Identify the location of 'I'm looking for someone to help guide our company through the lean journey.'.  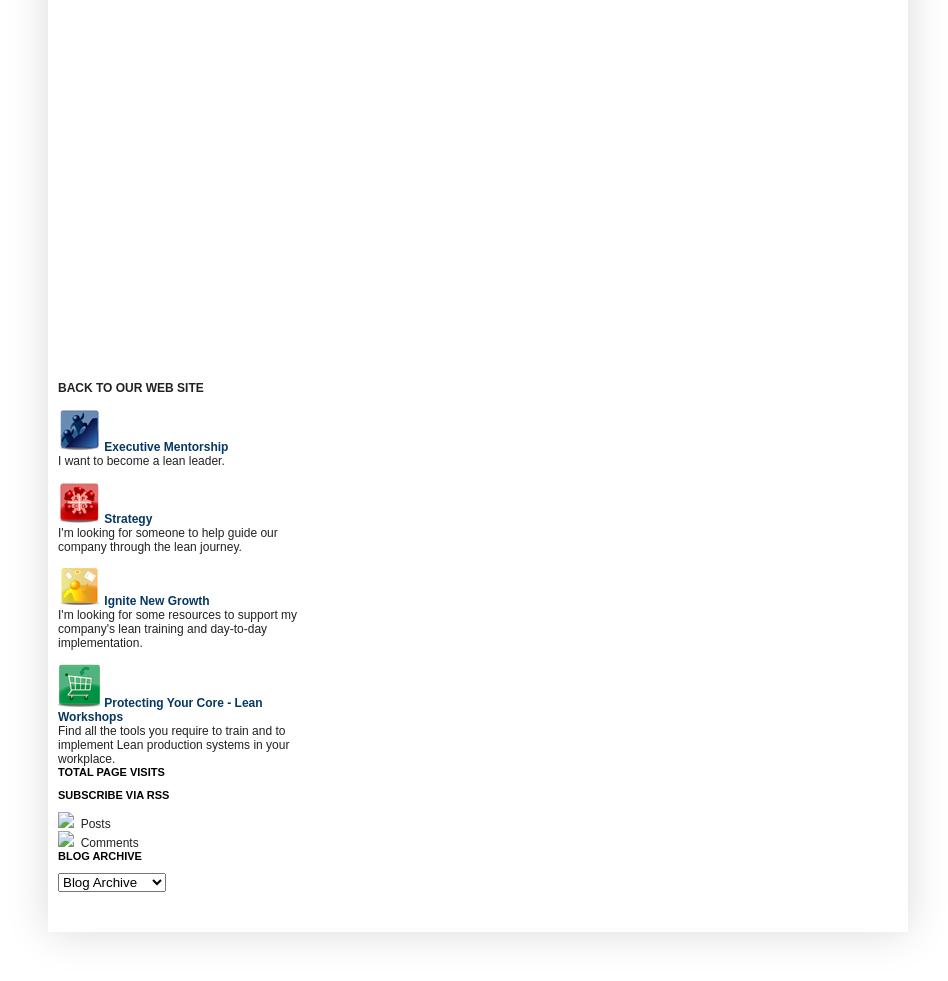
(166, 540).